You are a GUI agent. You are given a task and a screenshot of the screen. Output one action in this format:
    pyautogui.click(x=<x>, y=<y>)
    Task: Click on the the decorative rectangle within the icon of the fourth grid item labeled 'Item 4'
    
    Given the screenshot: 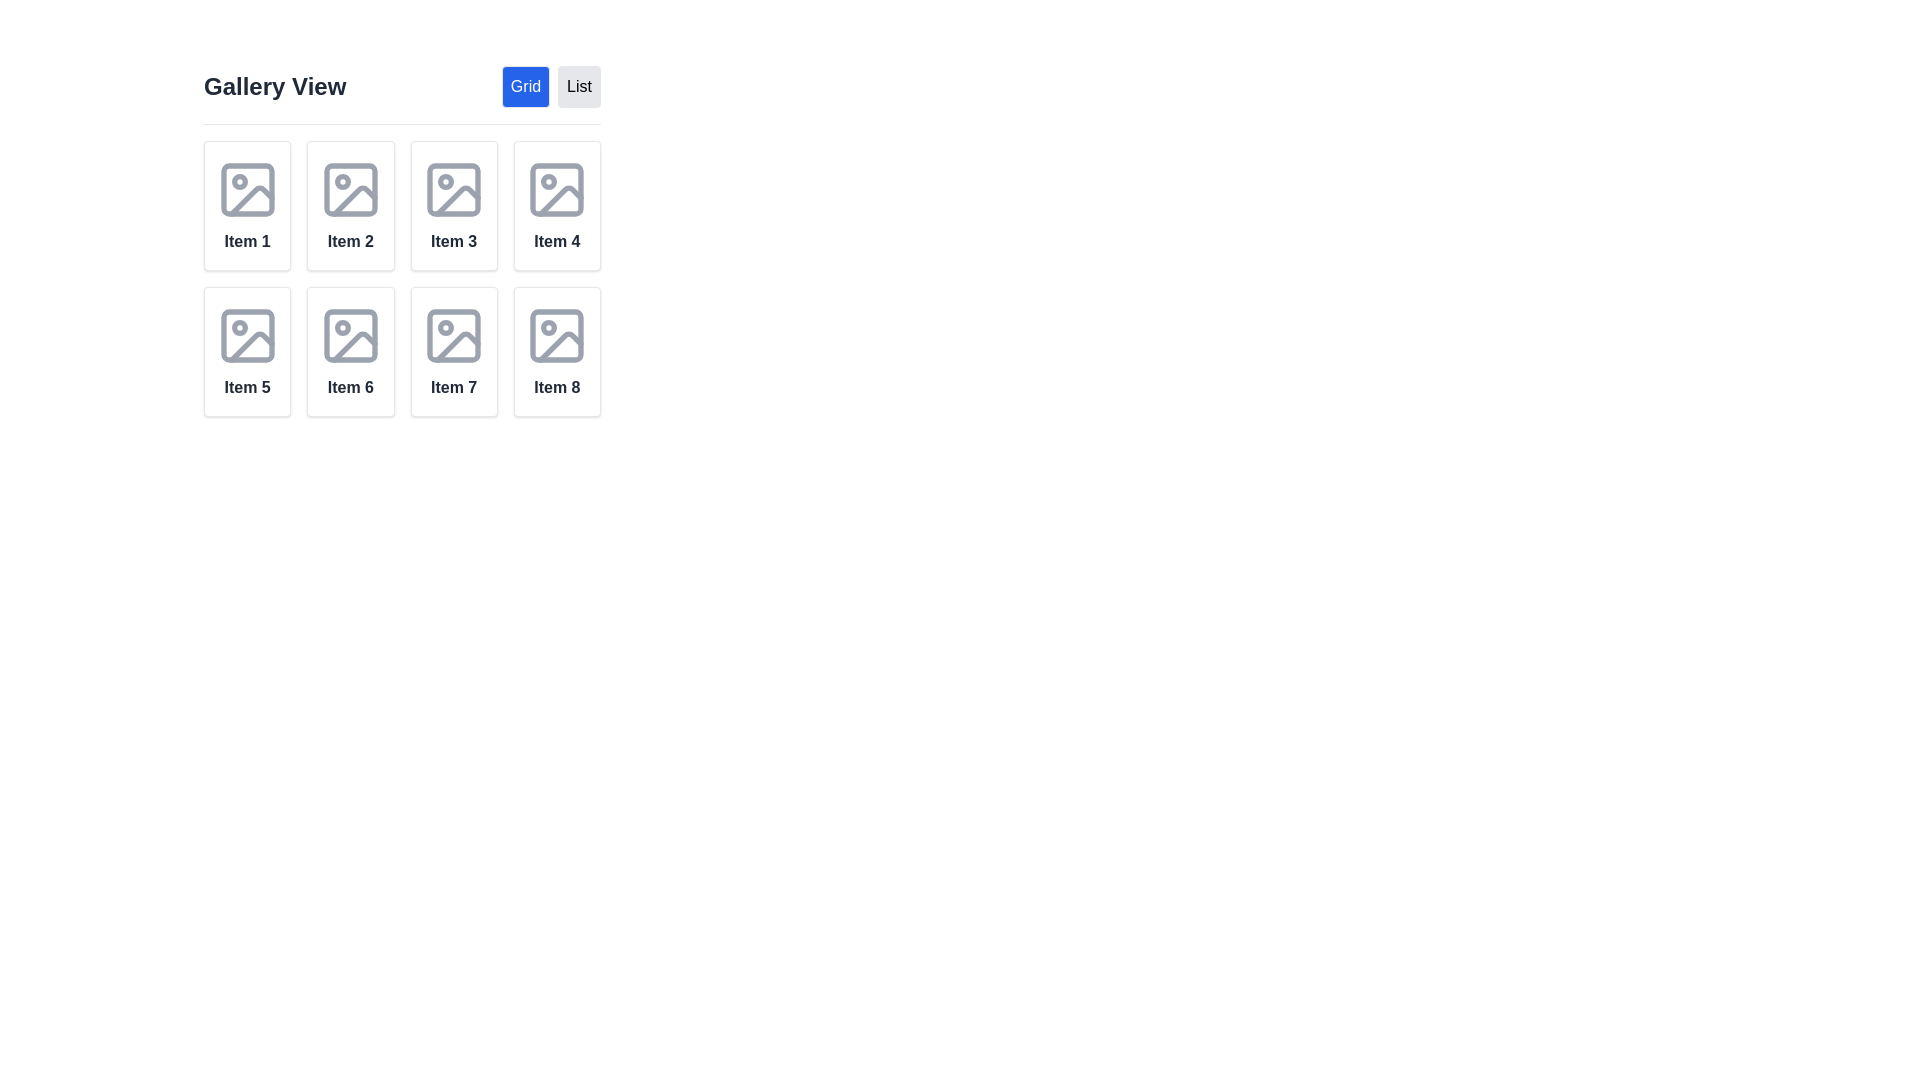 What is the action you would take?
    pyautogui.click(x=557, y=189)
    